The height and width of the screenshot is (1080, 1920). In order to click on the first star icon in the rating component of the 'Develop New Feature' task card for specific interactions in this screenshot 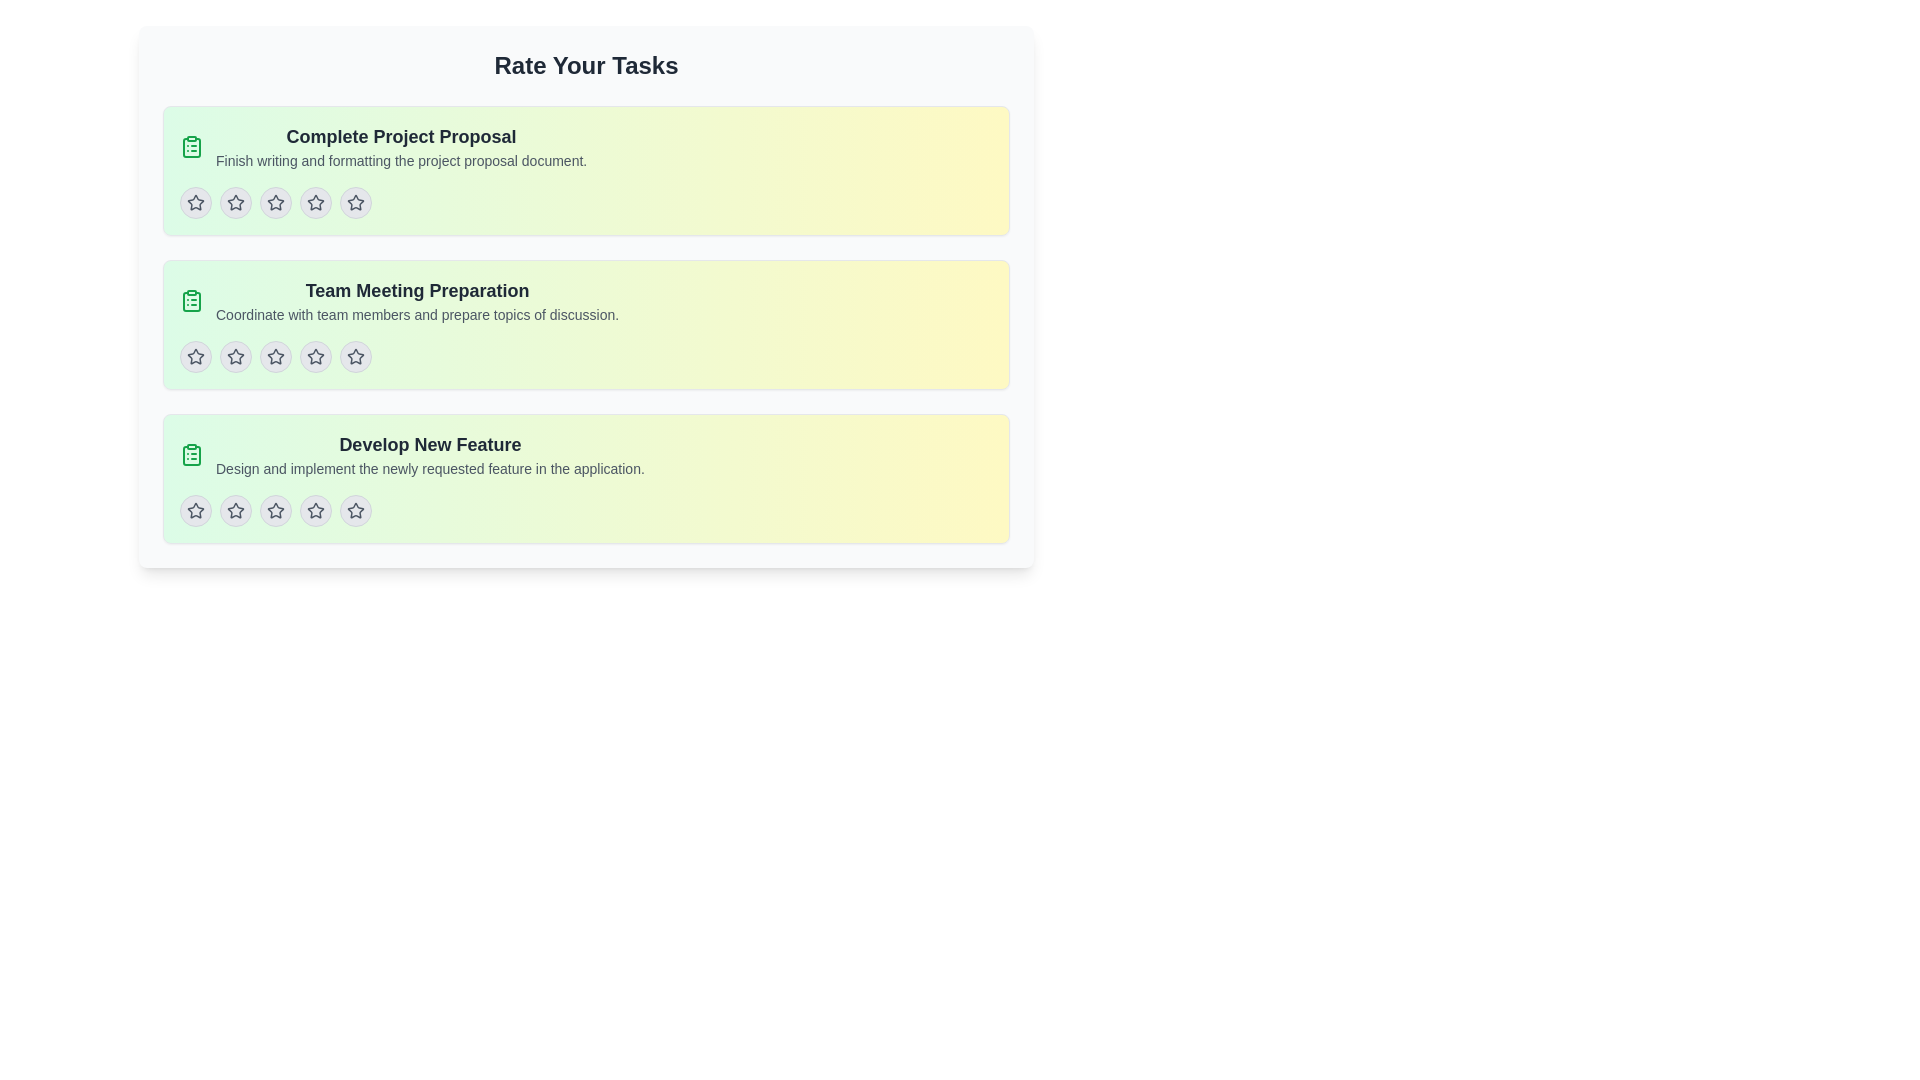, I will do `click(196, 509)`.